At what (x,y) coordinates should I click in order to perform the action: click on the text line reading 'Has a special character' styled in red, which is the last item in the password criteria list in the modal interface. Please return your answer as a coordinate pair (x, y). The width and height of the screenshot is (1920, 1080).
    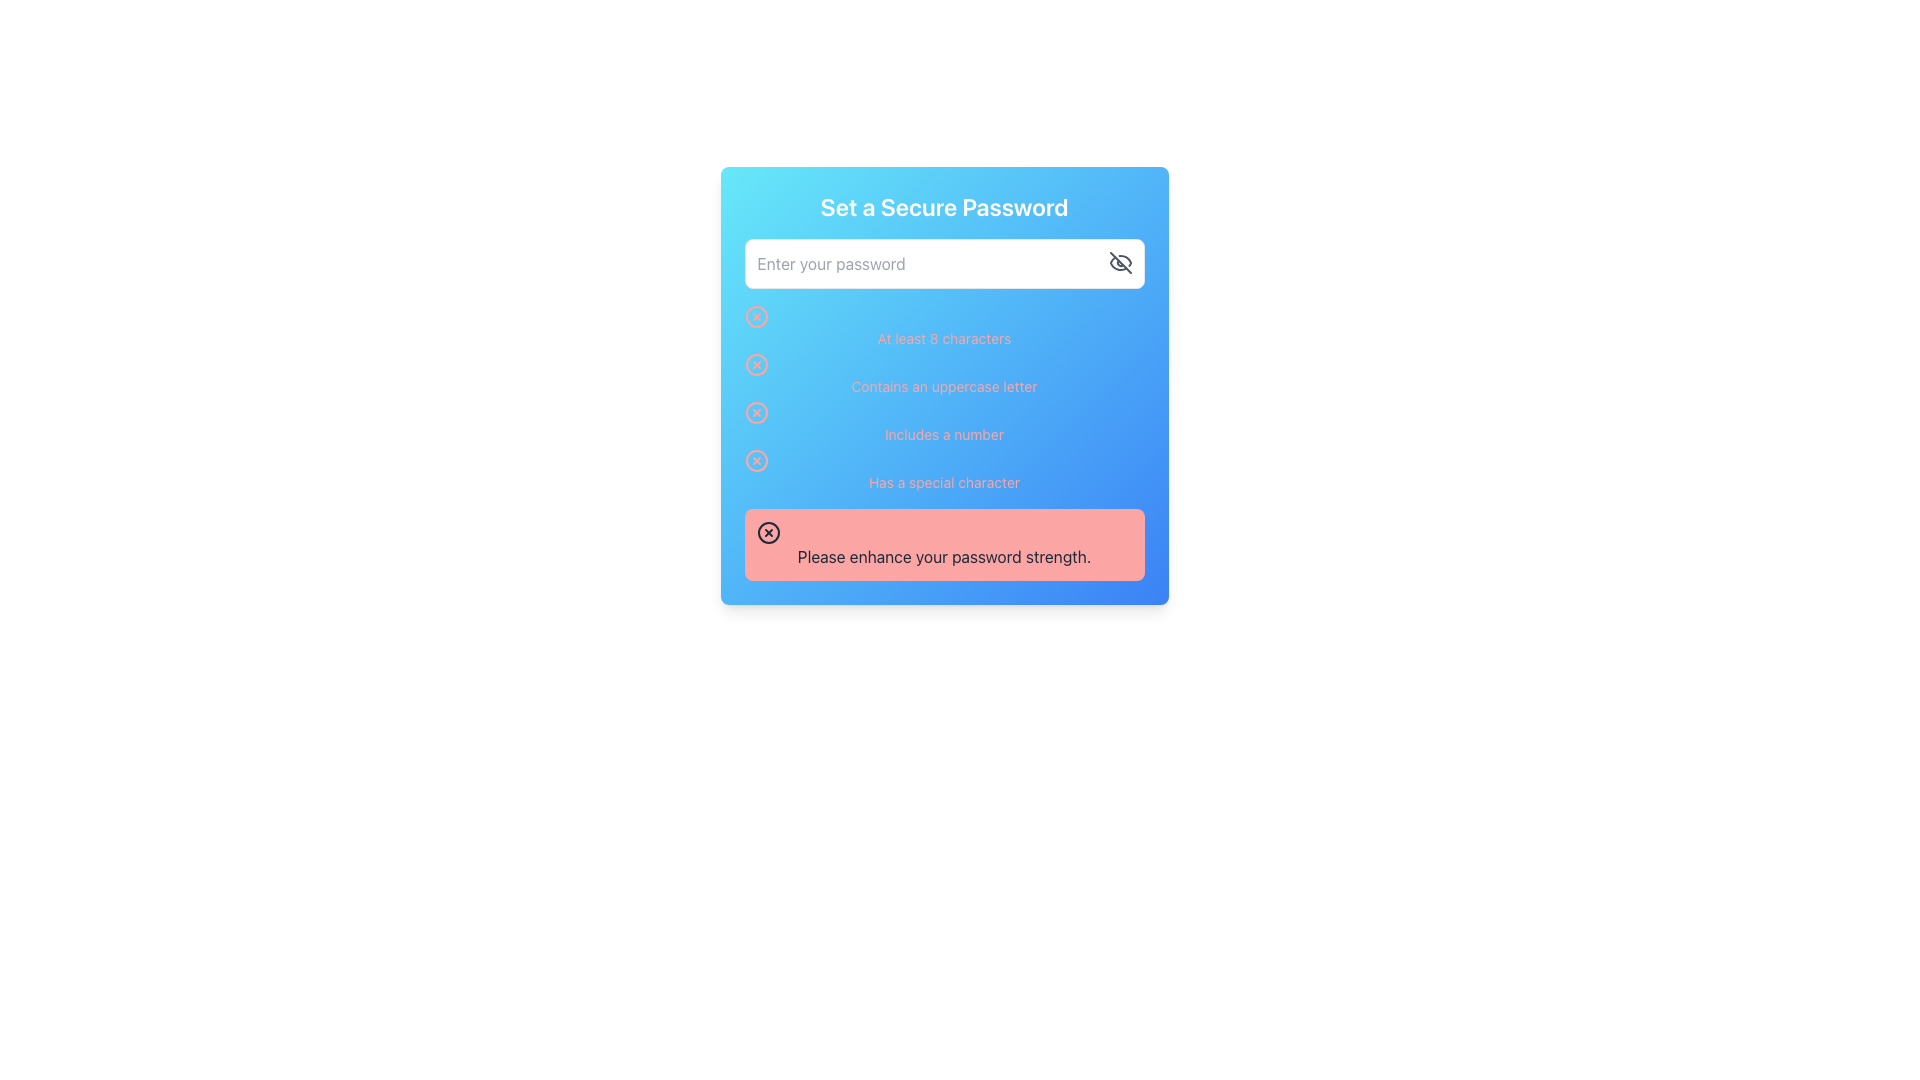
    Looking at the image, I should click on (943, 470).